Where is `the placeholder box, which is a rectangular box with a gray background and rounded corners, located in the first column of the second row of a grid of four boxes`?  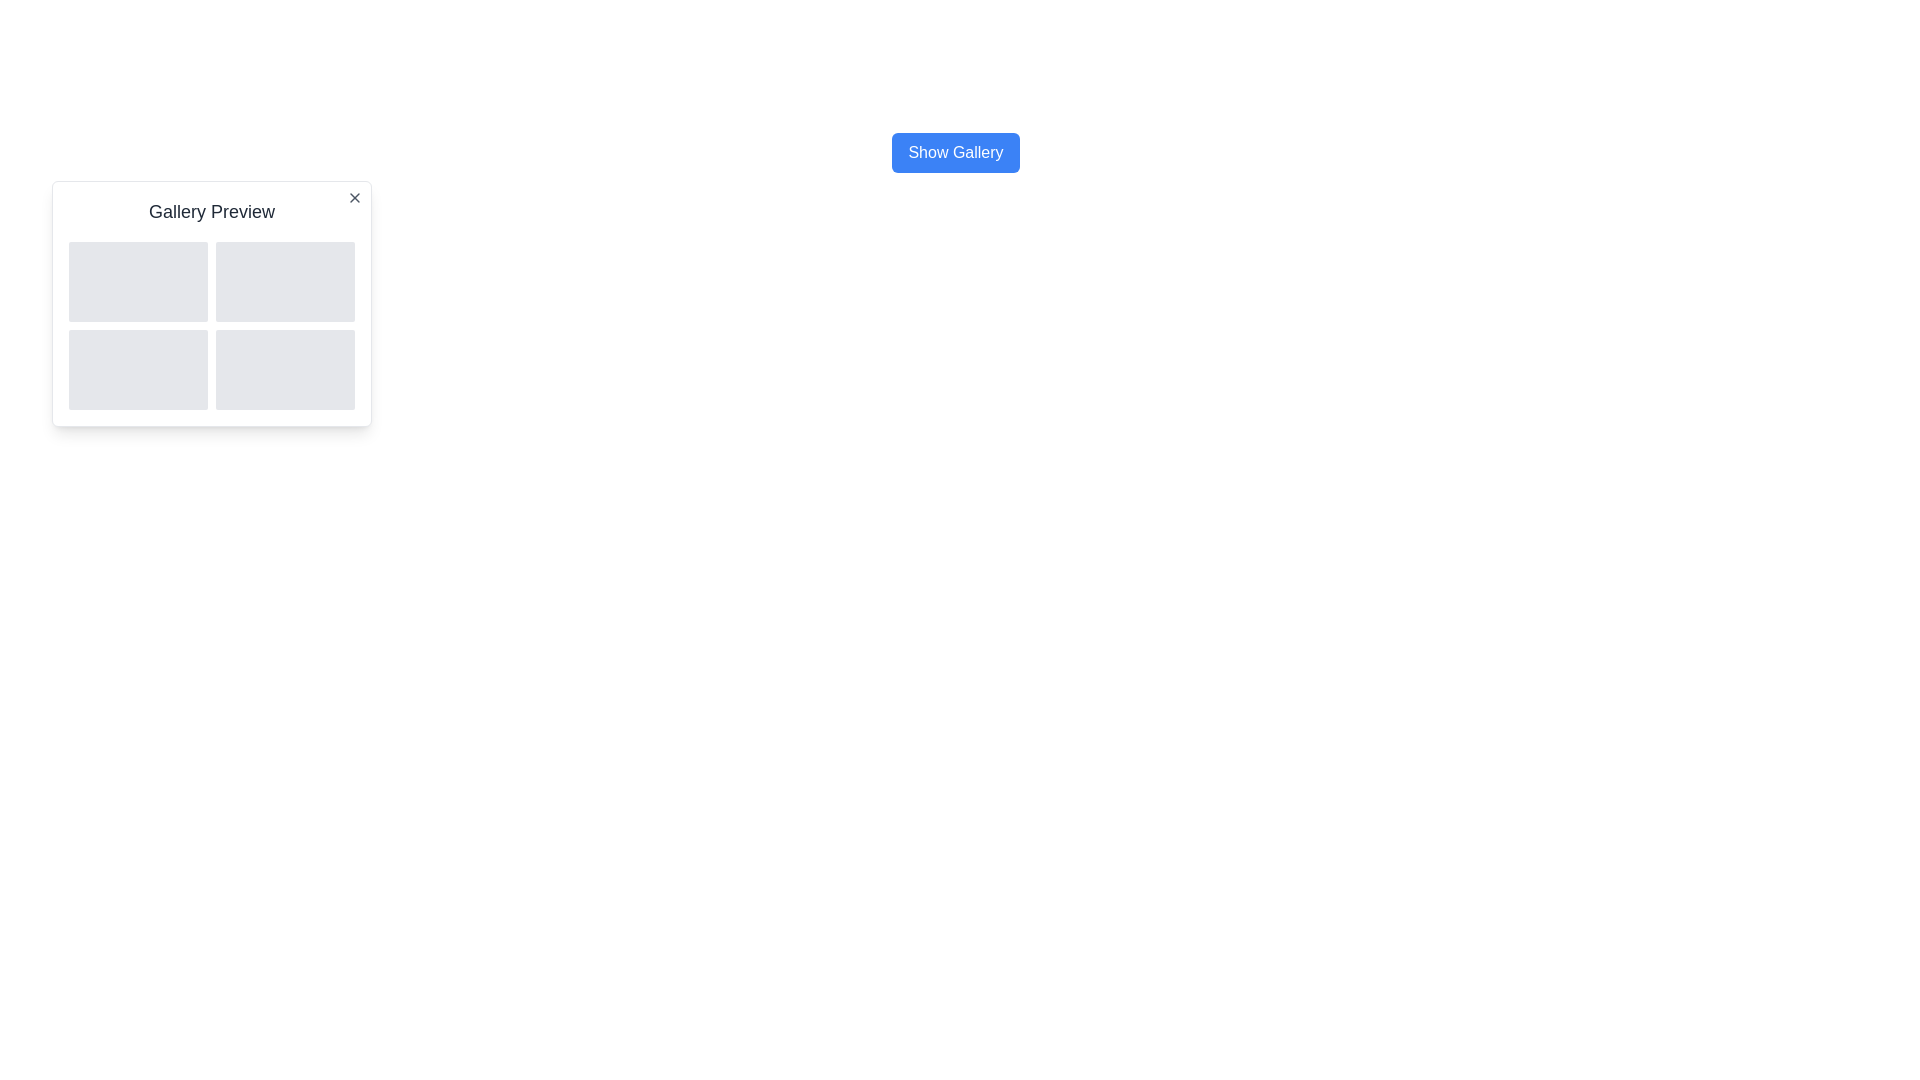
the placeholder box, which is a rectangular box with a gray background and rounded corners, located in the first column of the second row of a grid of four boxes is located at coordinates (137, 370).